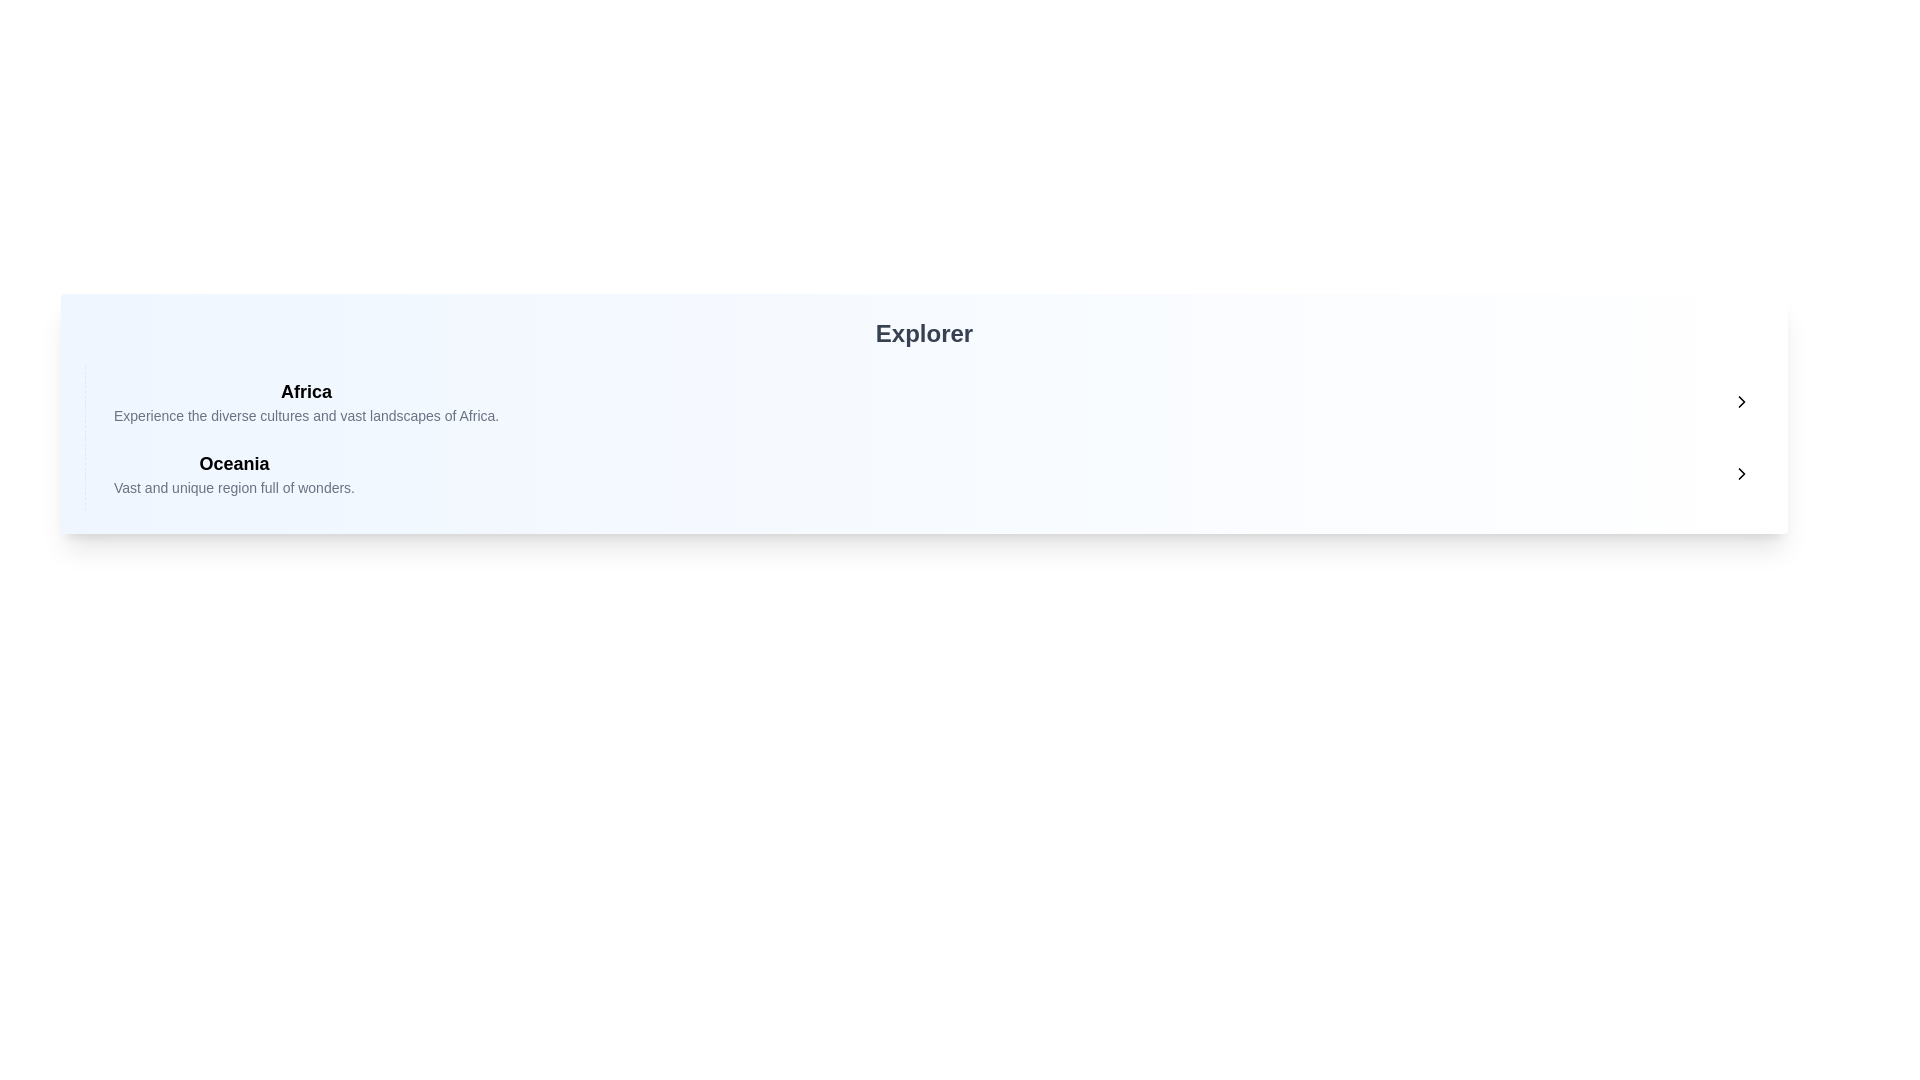 The height and width of the screenshot is (1080, 1920). Describe the element at coordinates (1741, 401) in the screenshot. I see `the navigation chevron icon located near the right margin of the 'Explorer' section box` at that location.